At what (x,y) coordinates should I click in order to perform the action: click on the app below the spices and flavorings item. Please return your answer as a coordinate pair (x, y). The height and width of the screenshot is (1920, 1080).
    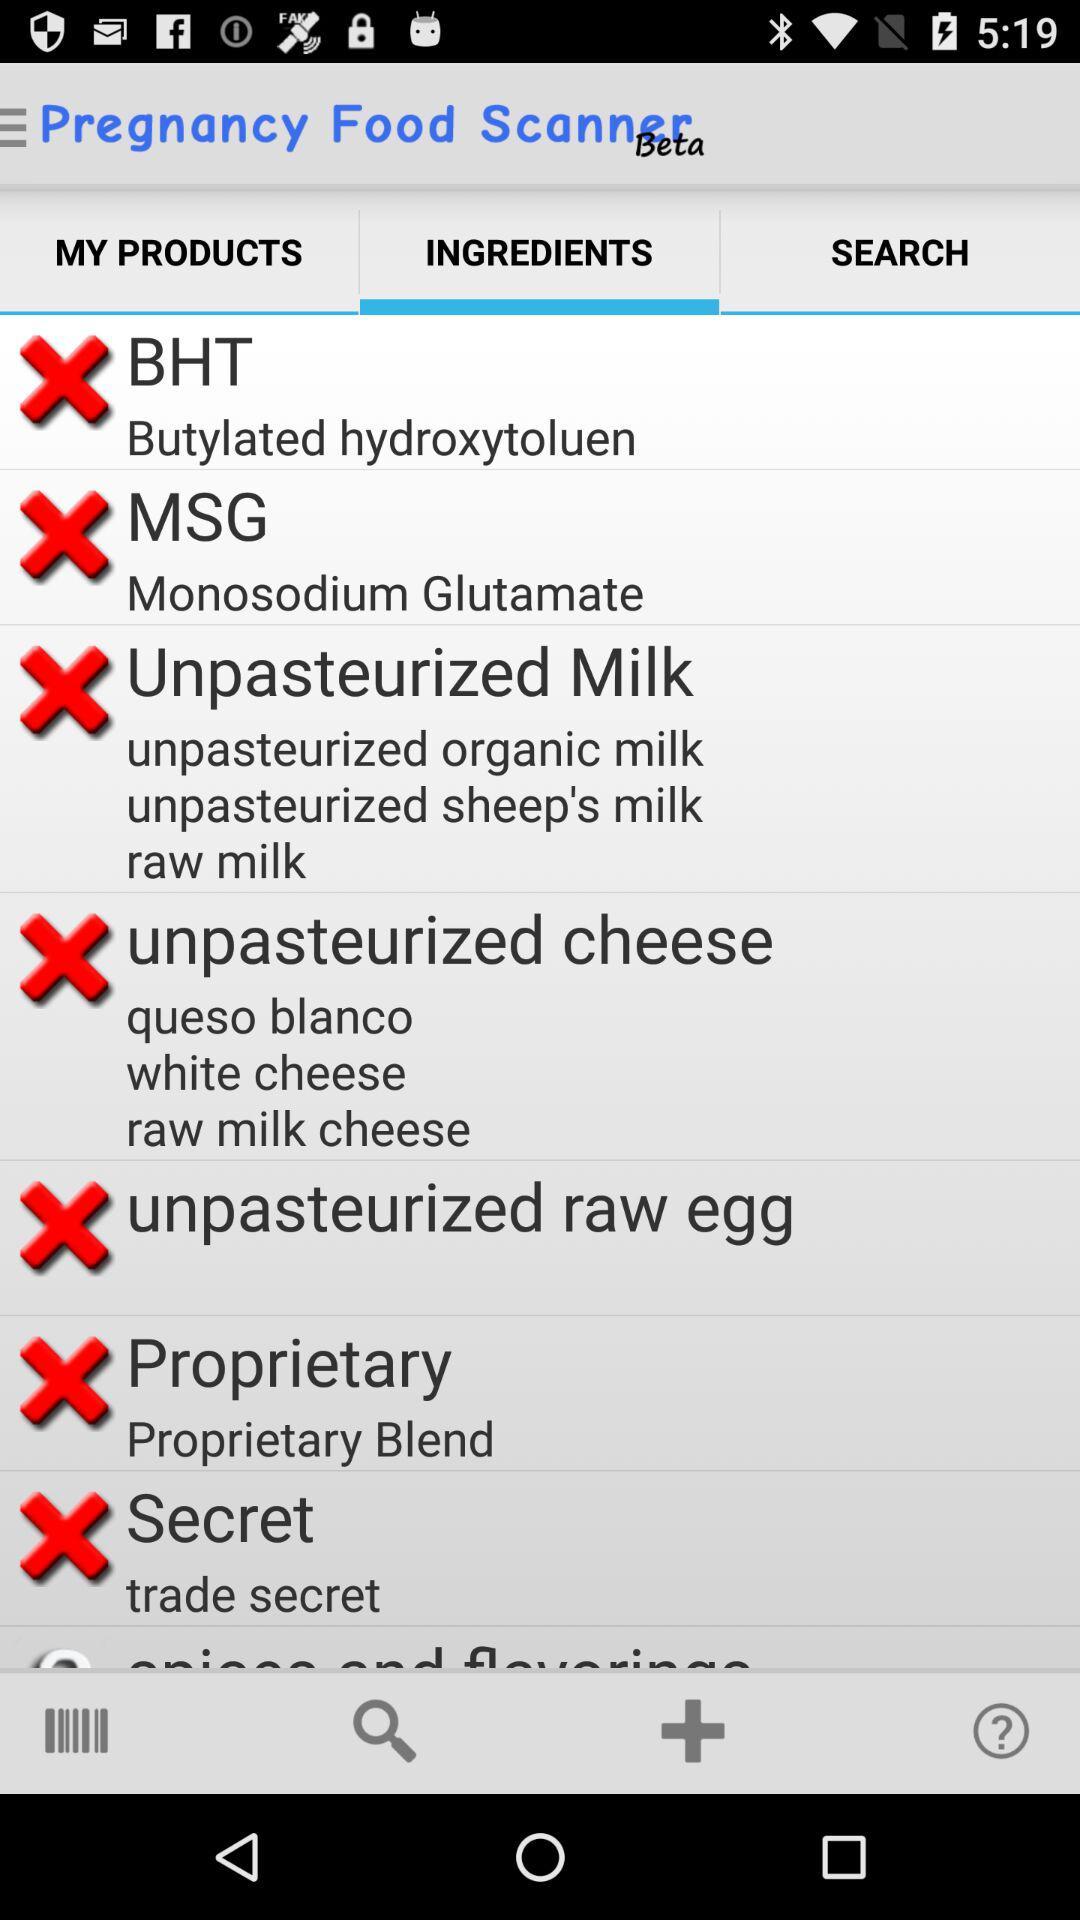
    Looking at the image, I should click on (692, 1730).